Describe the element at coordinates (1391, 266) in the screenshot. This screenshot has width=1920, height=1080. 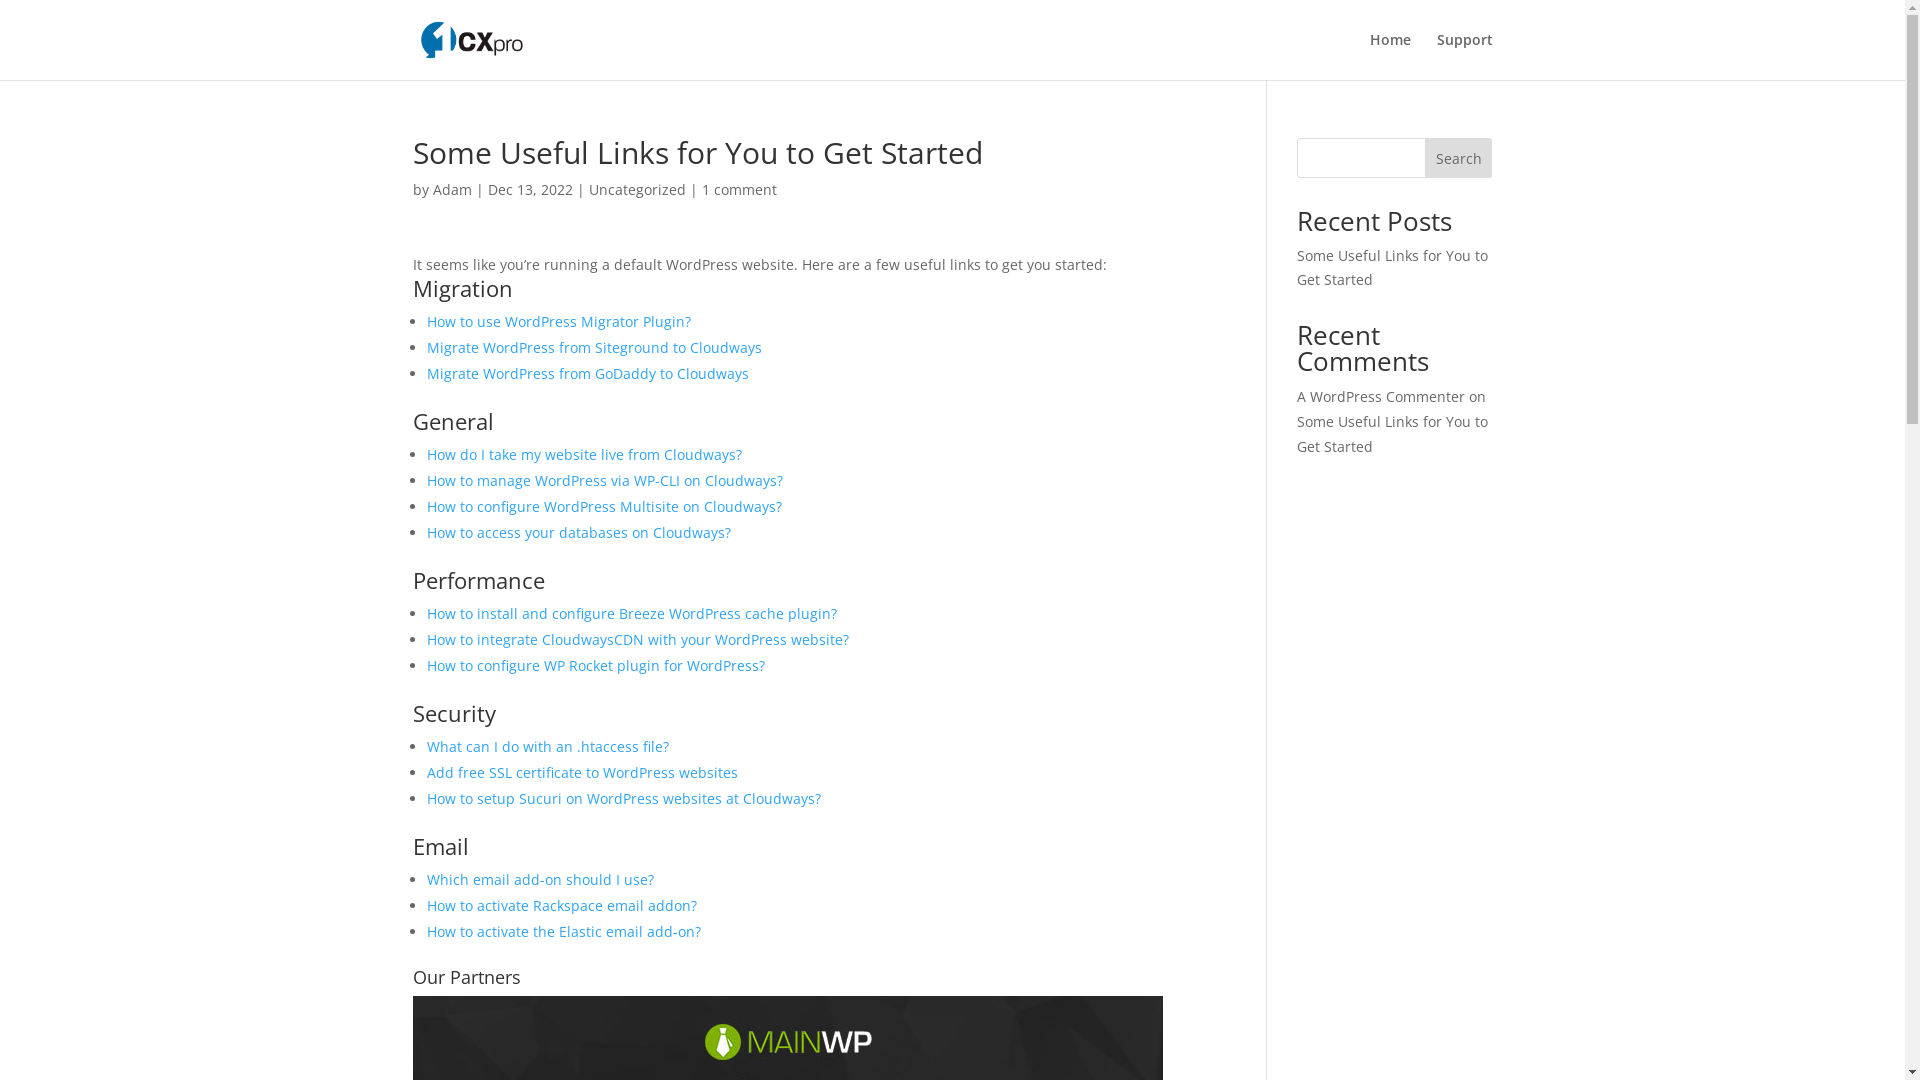
I see `'Some Useful Links for You to Get Started'` at that location.